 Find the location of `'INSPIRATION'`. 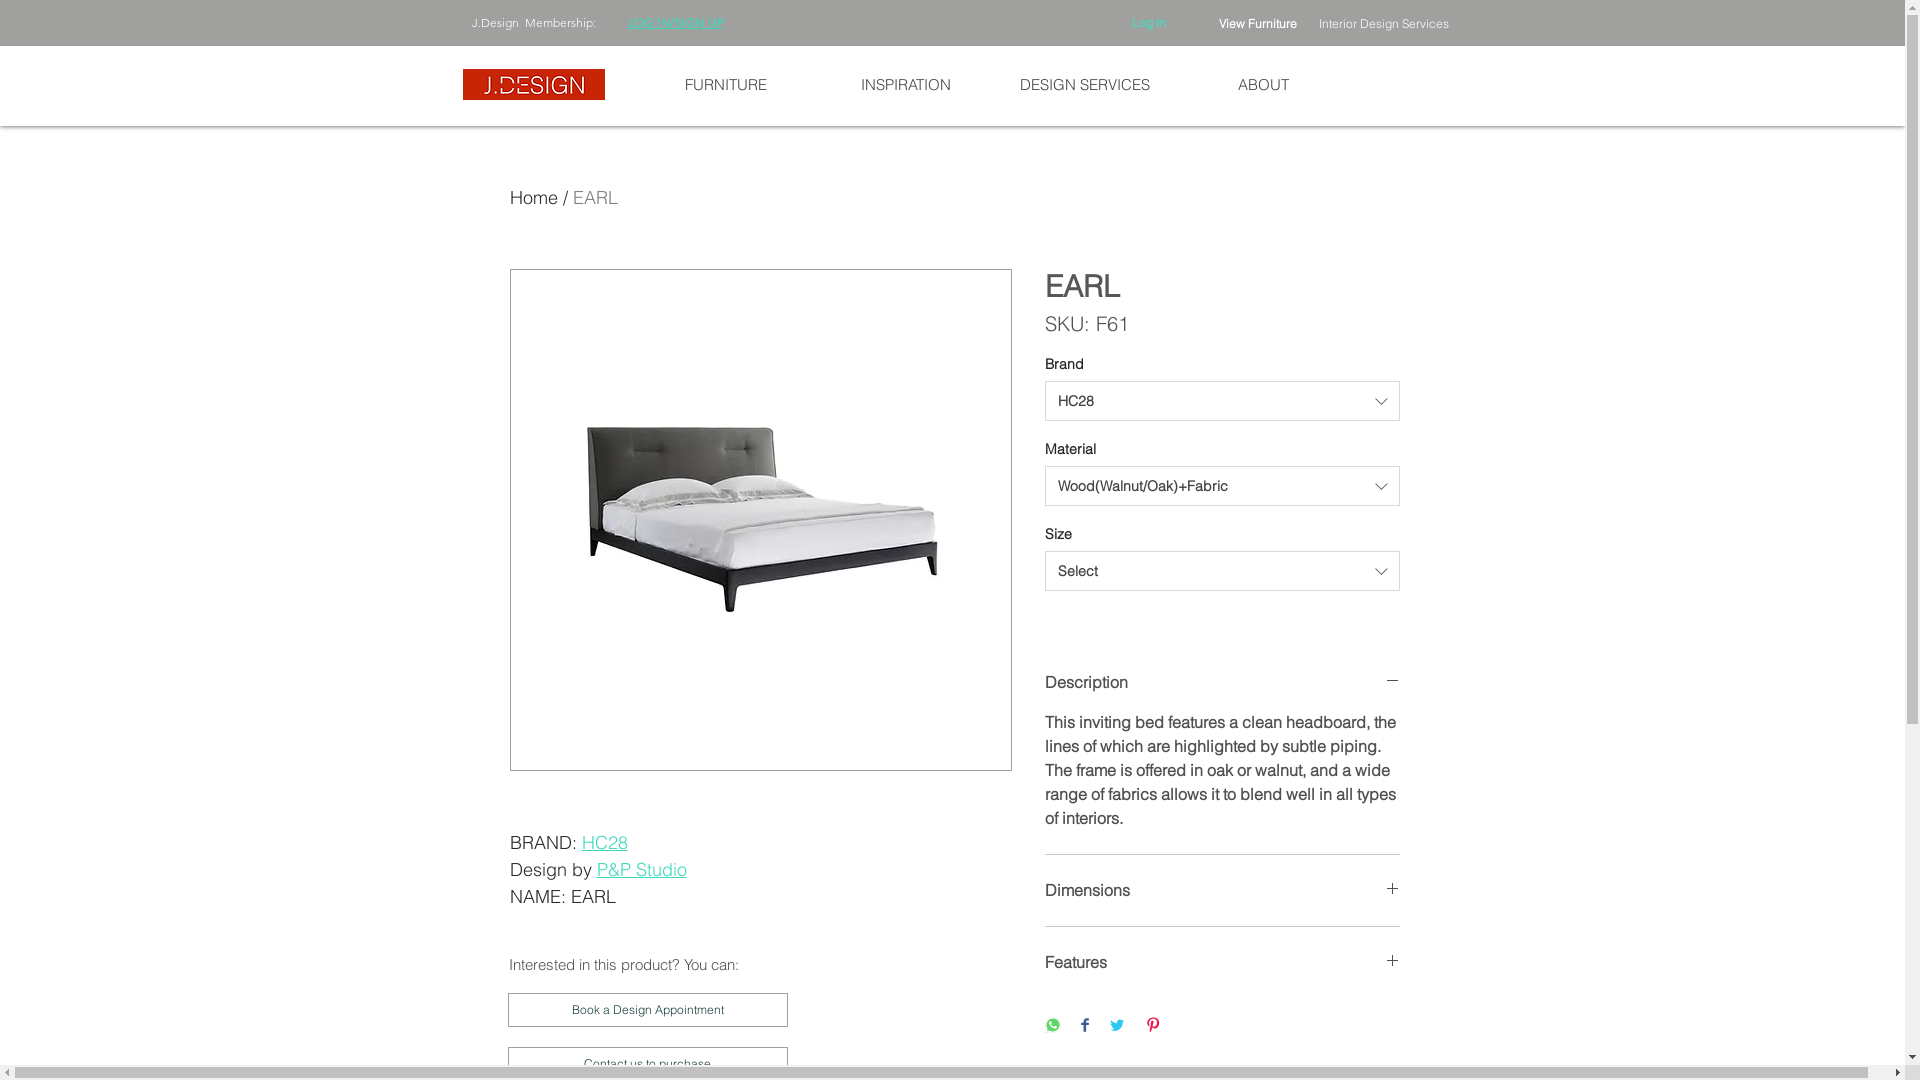

'INSPIRATION' is located at coordinates (816, 83).